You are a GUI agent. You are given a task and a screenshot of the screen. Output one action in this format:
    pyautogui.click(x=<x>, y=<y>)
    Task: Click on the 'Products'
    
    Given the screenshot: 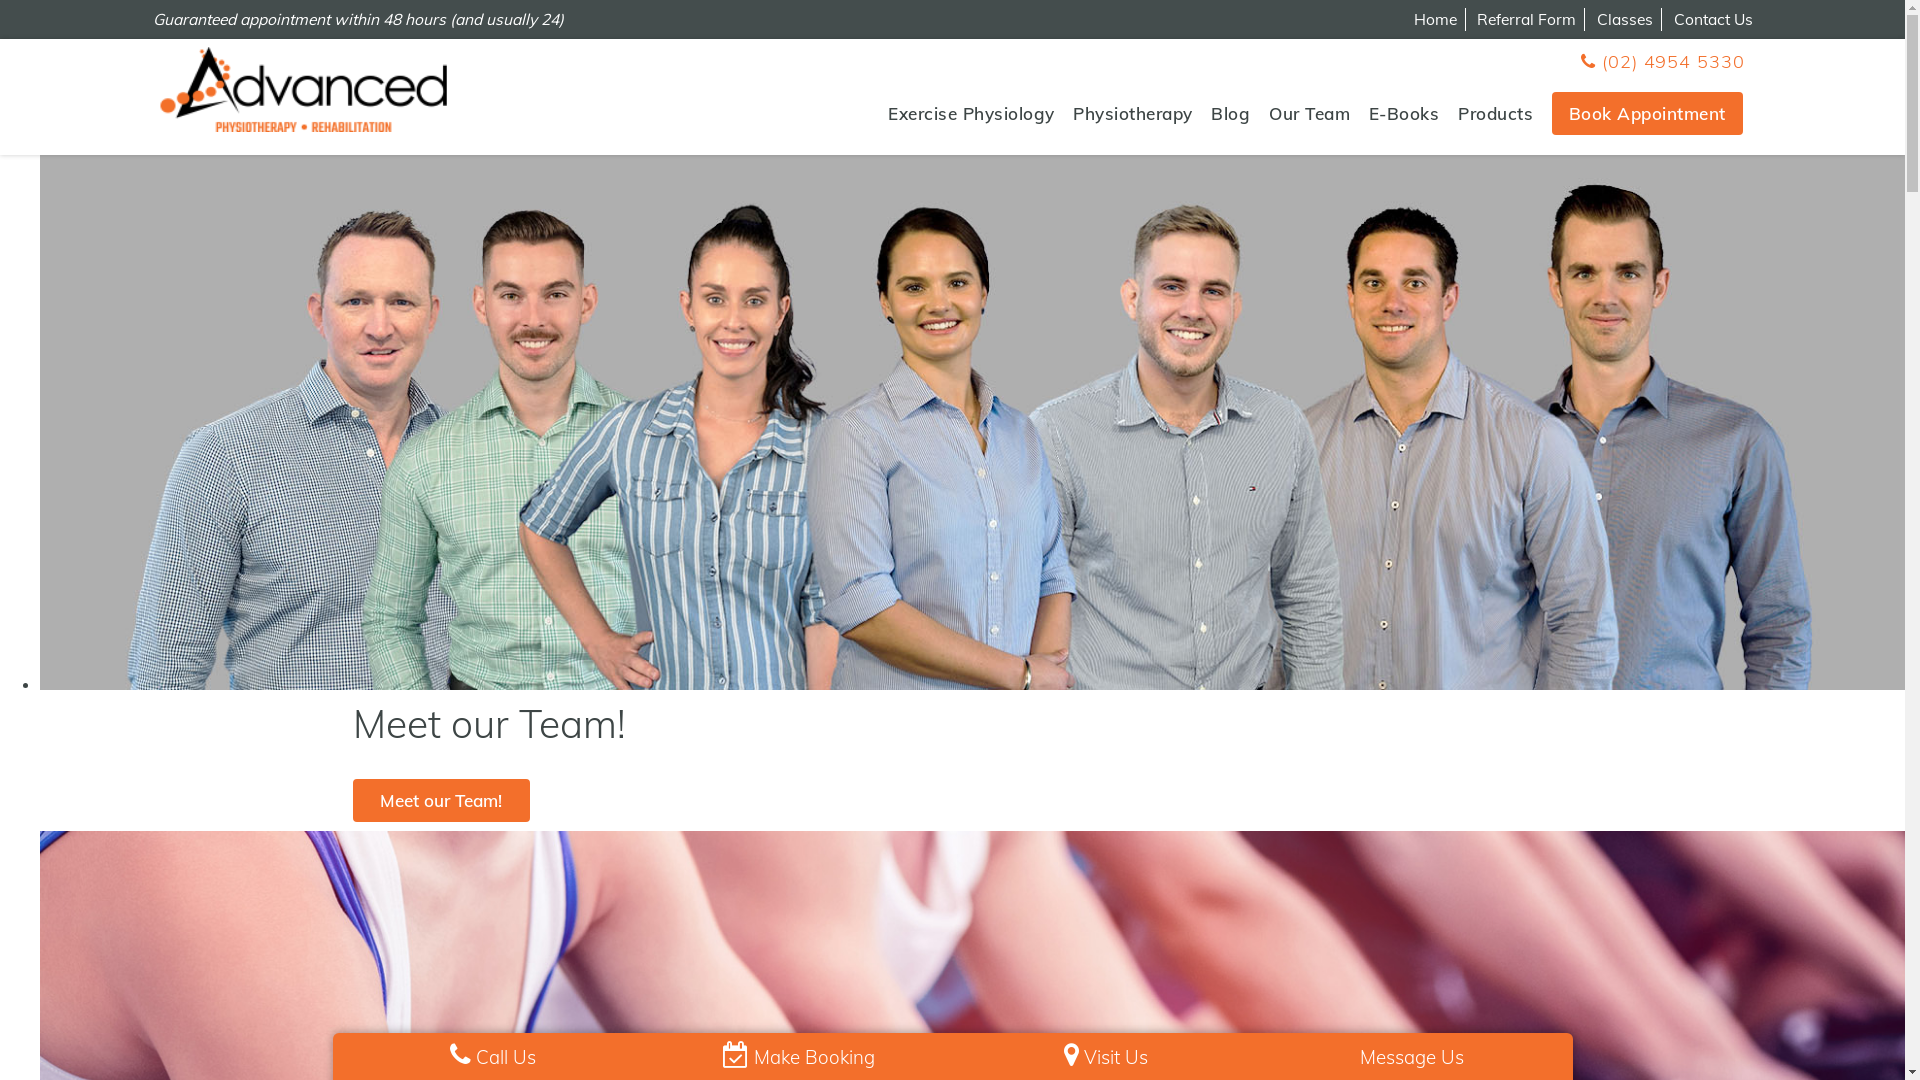 What is the action you would take?
    pyautogui.click(x=1458, y=113)
    